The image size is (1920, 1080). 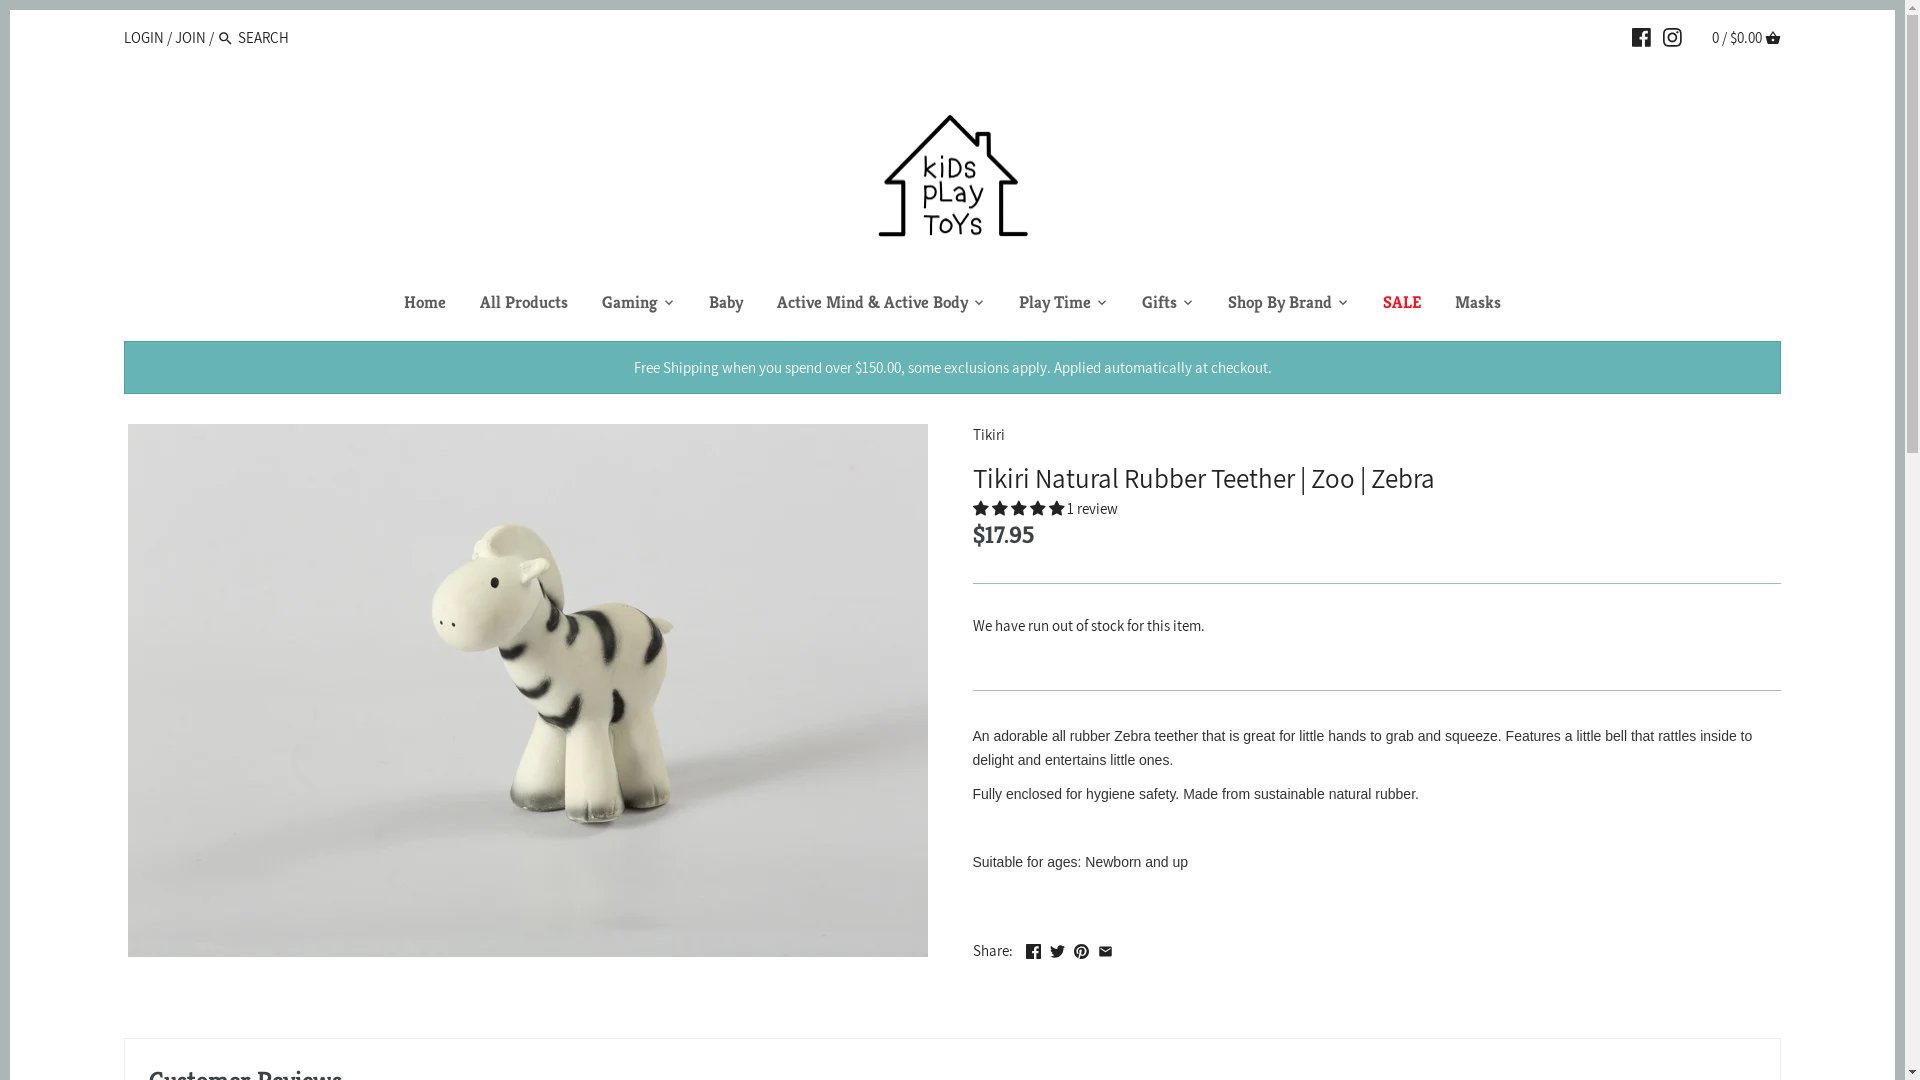 I want to click on 'Active Mind & Active Body', so click(x=872, y=304).